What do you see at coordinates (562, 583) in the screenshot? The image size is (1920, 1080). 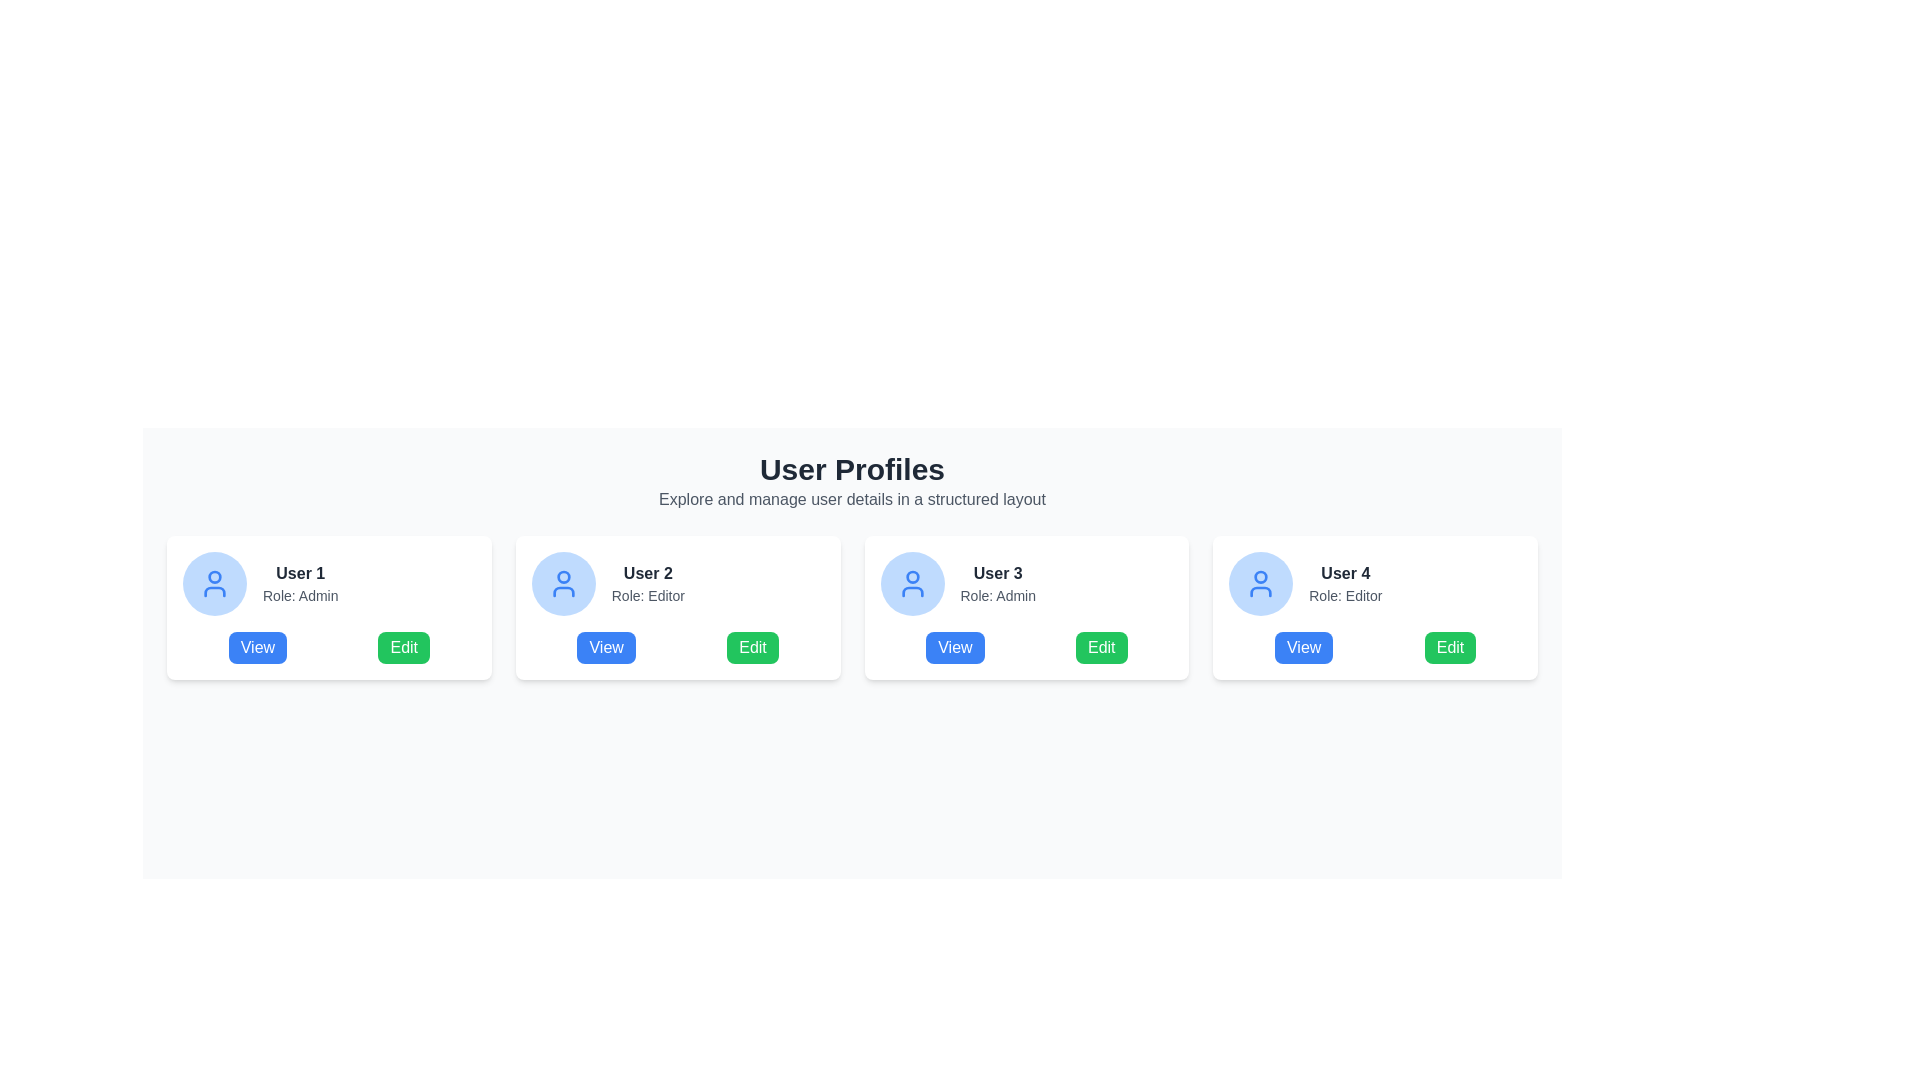 I see `the circular user icon with a light blue background and a blue outlined user silhouette, located` at bounding box center [562, 583].